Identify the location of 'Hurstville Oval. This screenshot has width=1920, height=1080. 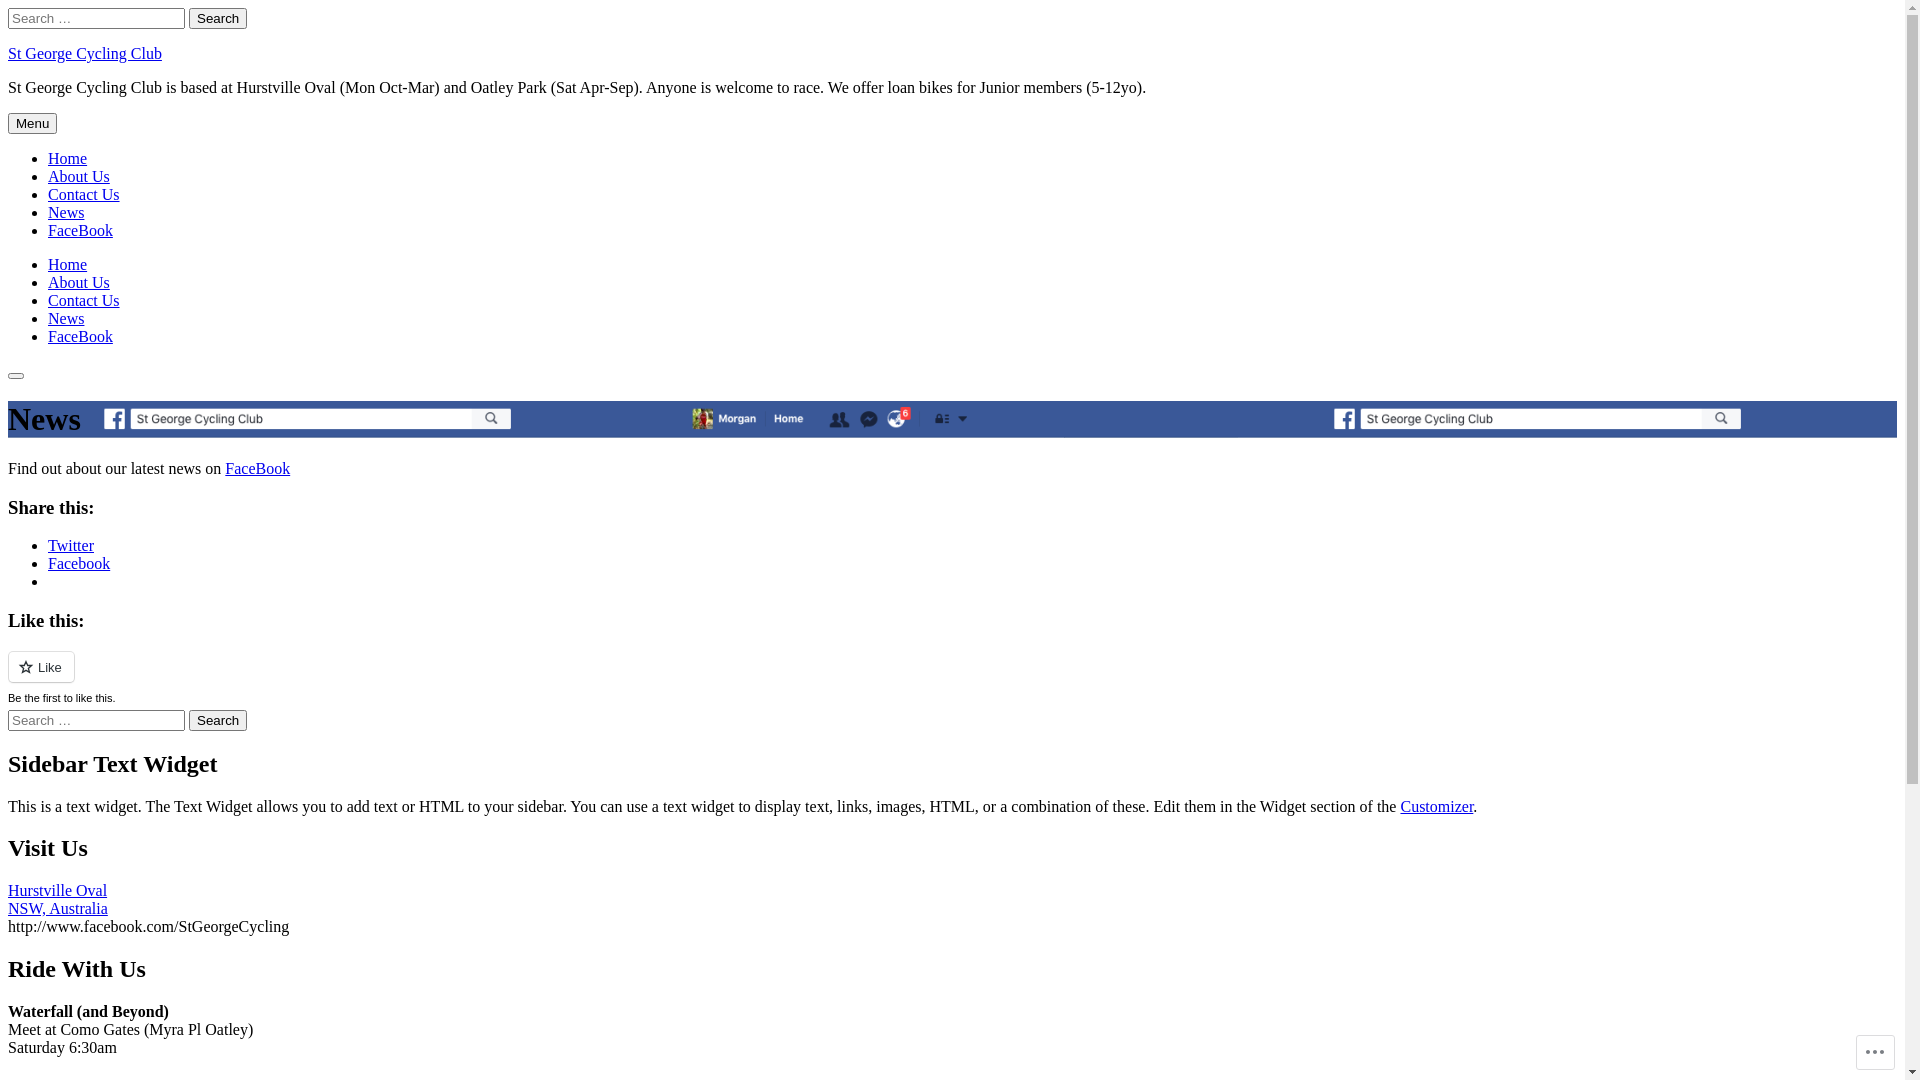
(57, 898).